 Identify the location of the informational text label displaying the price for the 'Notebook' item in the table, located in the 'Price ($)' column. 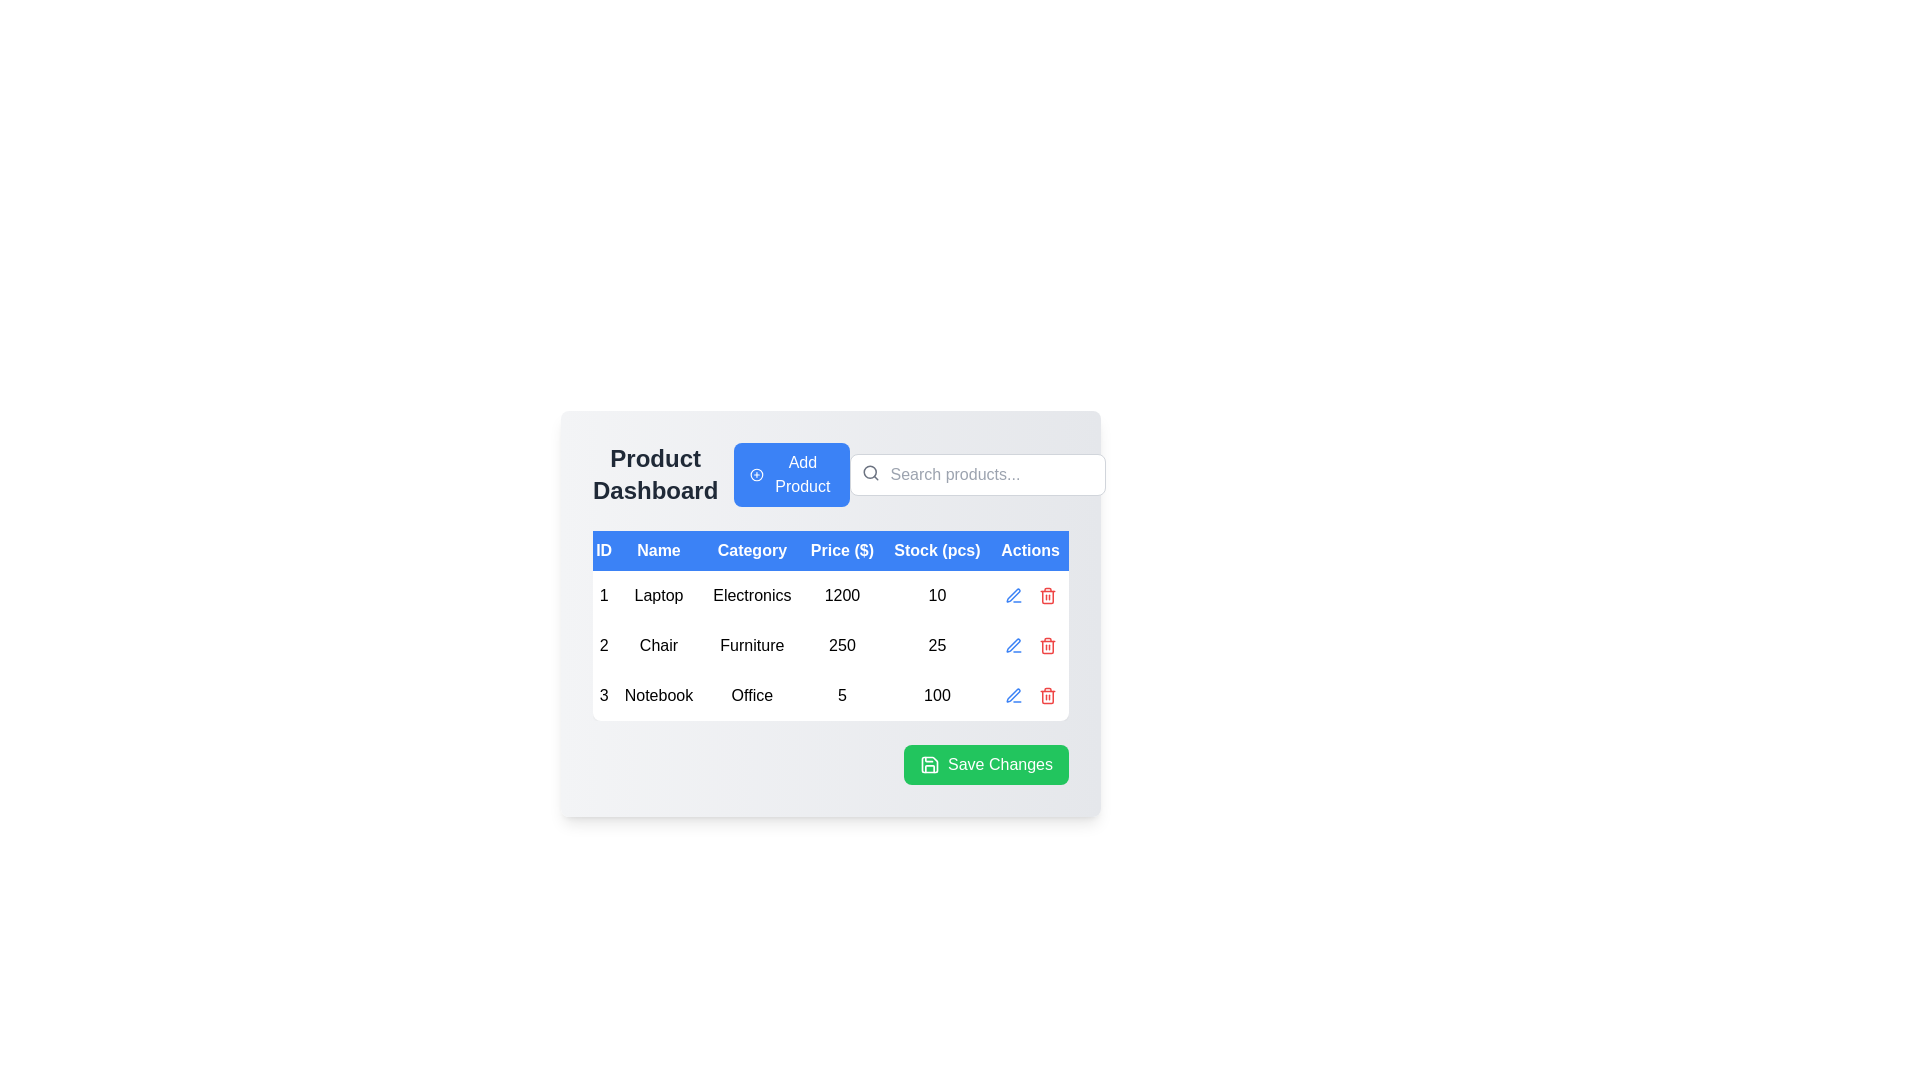
(842, 694).